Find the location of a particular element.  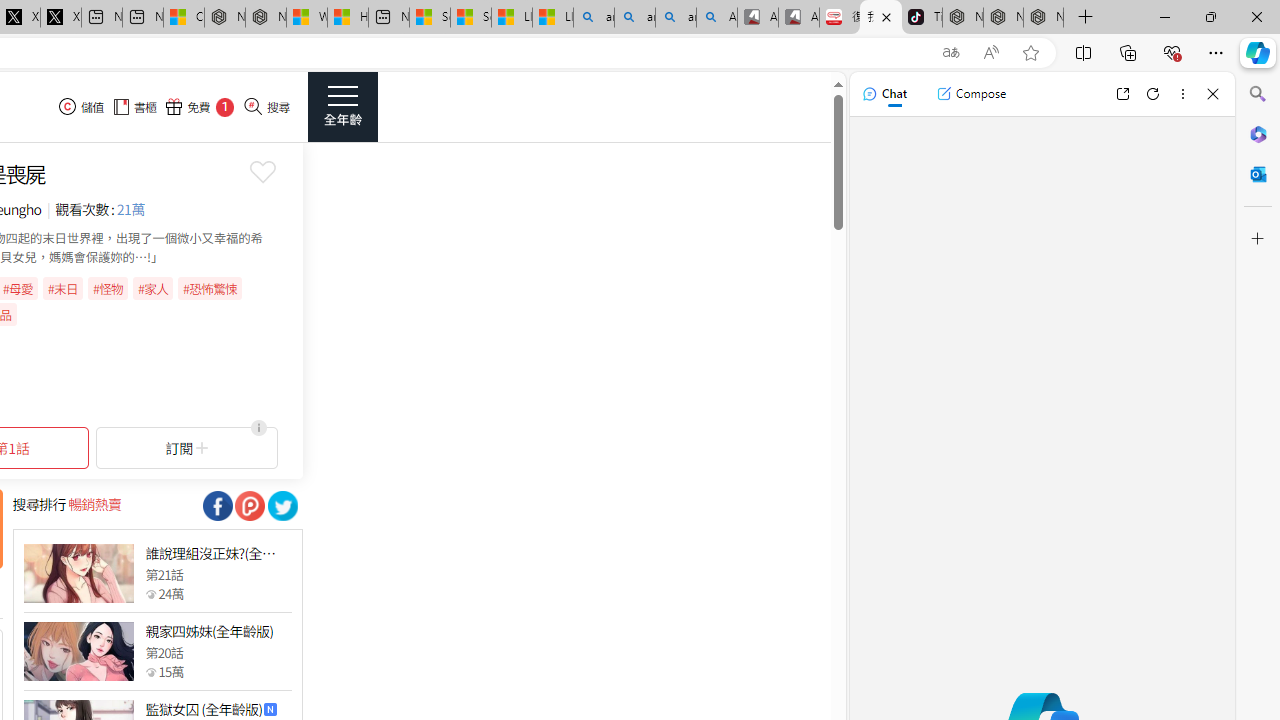

'Microsoft 365' is located at coordinates (1257, 133).